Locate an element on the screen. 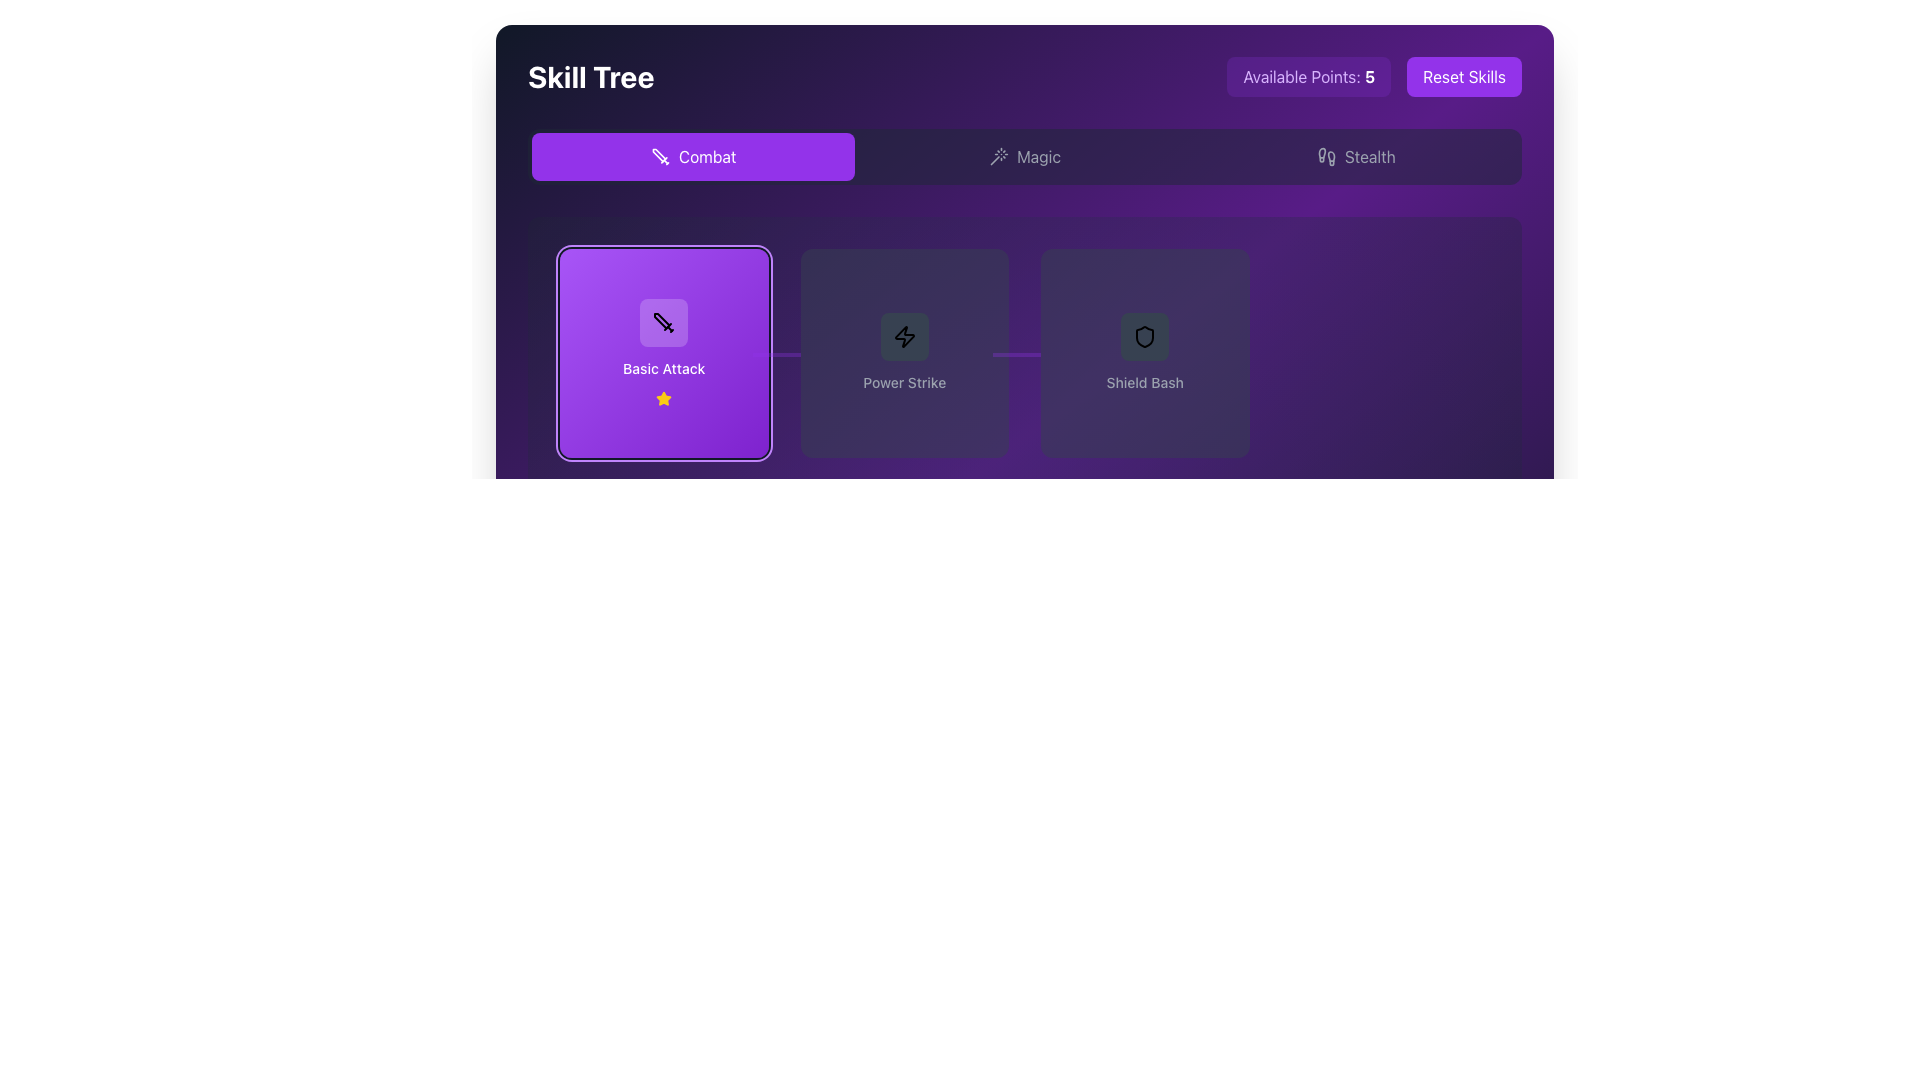 The height and width of the screenshot is (1080, 1920). the 'Magic' navigation option in the horizontal navigation bar is located at coordinates (1038, 156).